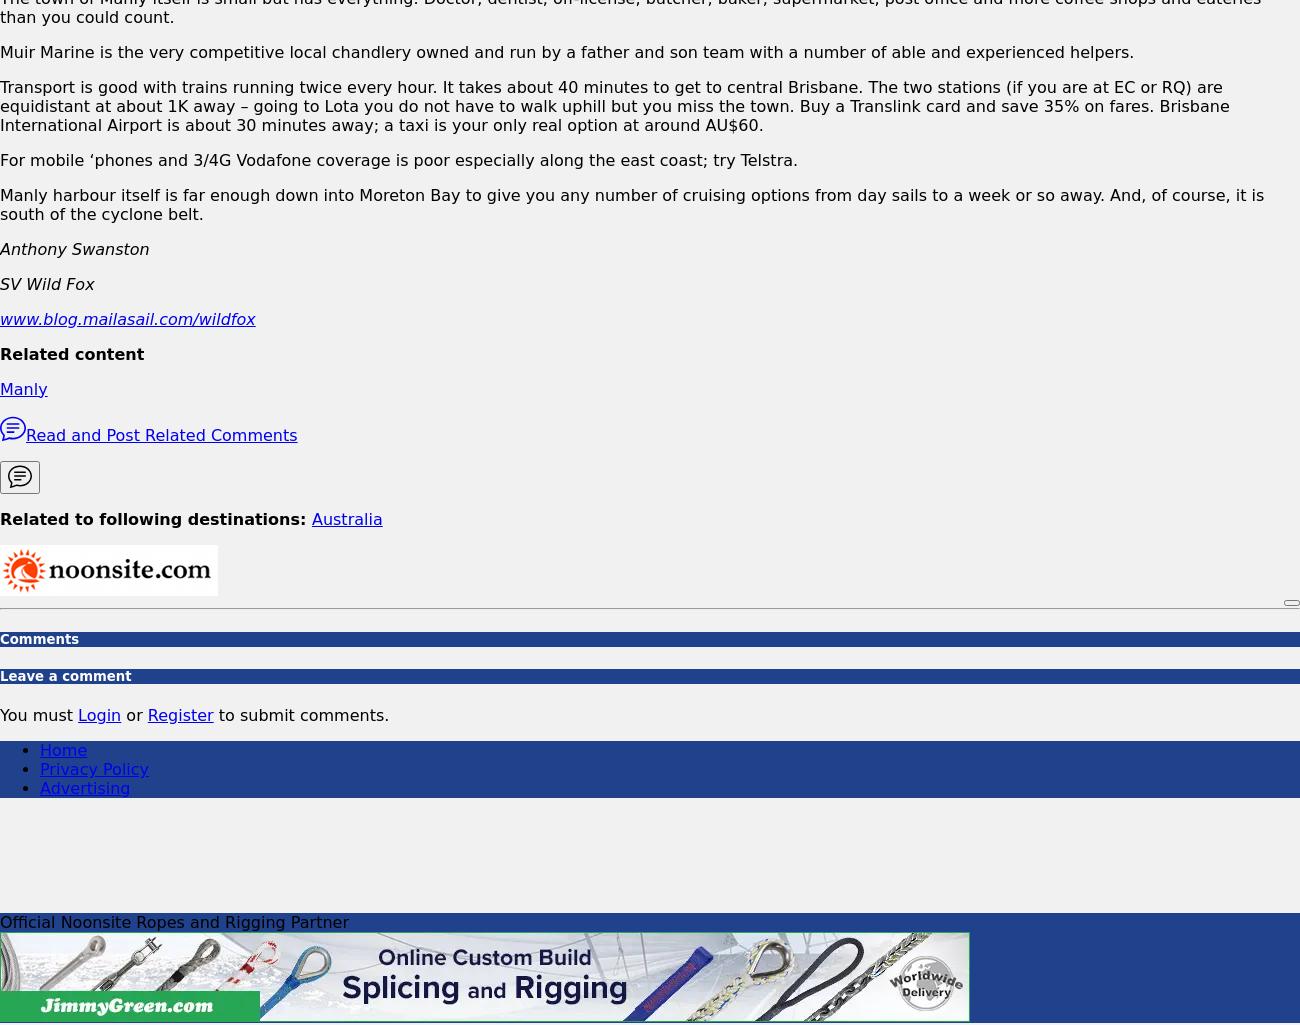 The width and height of the screenshot is (1300, 1025). Describe the element at coordinates (173, 921) in the screenshot. I see `'Official Noonsite Ropes and Rigging Partner'` at that location.